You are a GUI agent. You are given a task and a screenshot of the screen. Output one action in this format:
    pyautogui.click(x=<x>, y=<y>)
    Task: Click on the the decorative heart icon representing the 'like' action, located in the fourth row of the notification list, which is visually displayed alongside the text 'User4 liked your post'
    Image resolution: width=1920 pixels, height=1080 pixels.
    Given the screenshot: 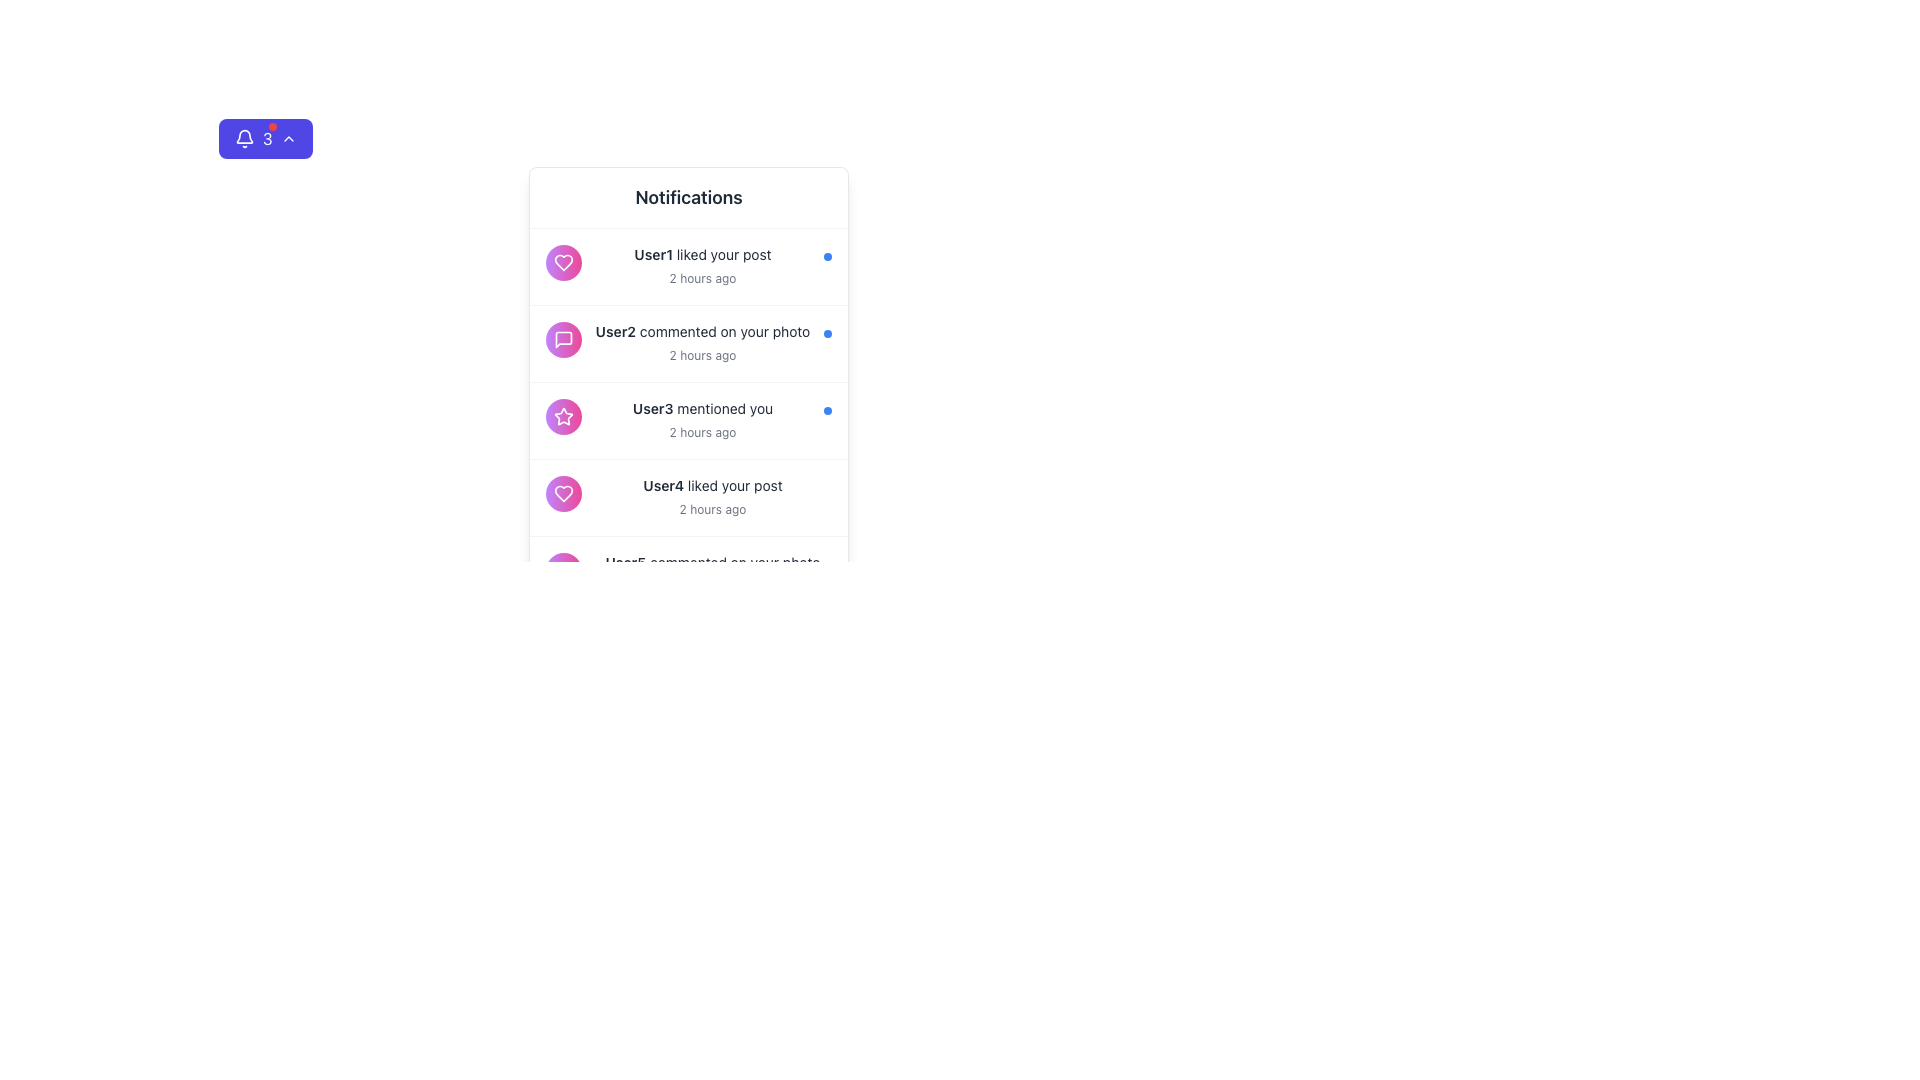 What is the action you would take?
    pyautogui.click(x=563, y=261)
    